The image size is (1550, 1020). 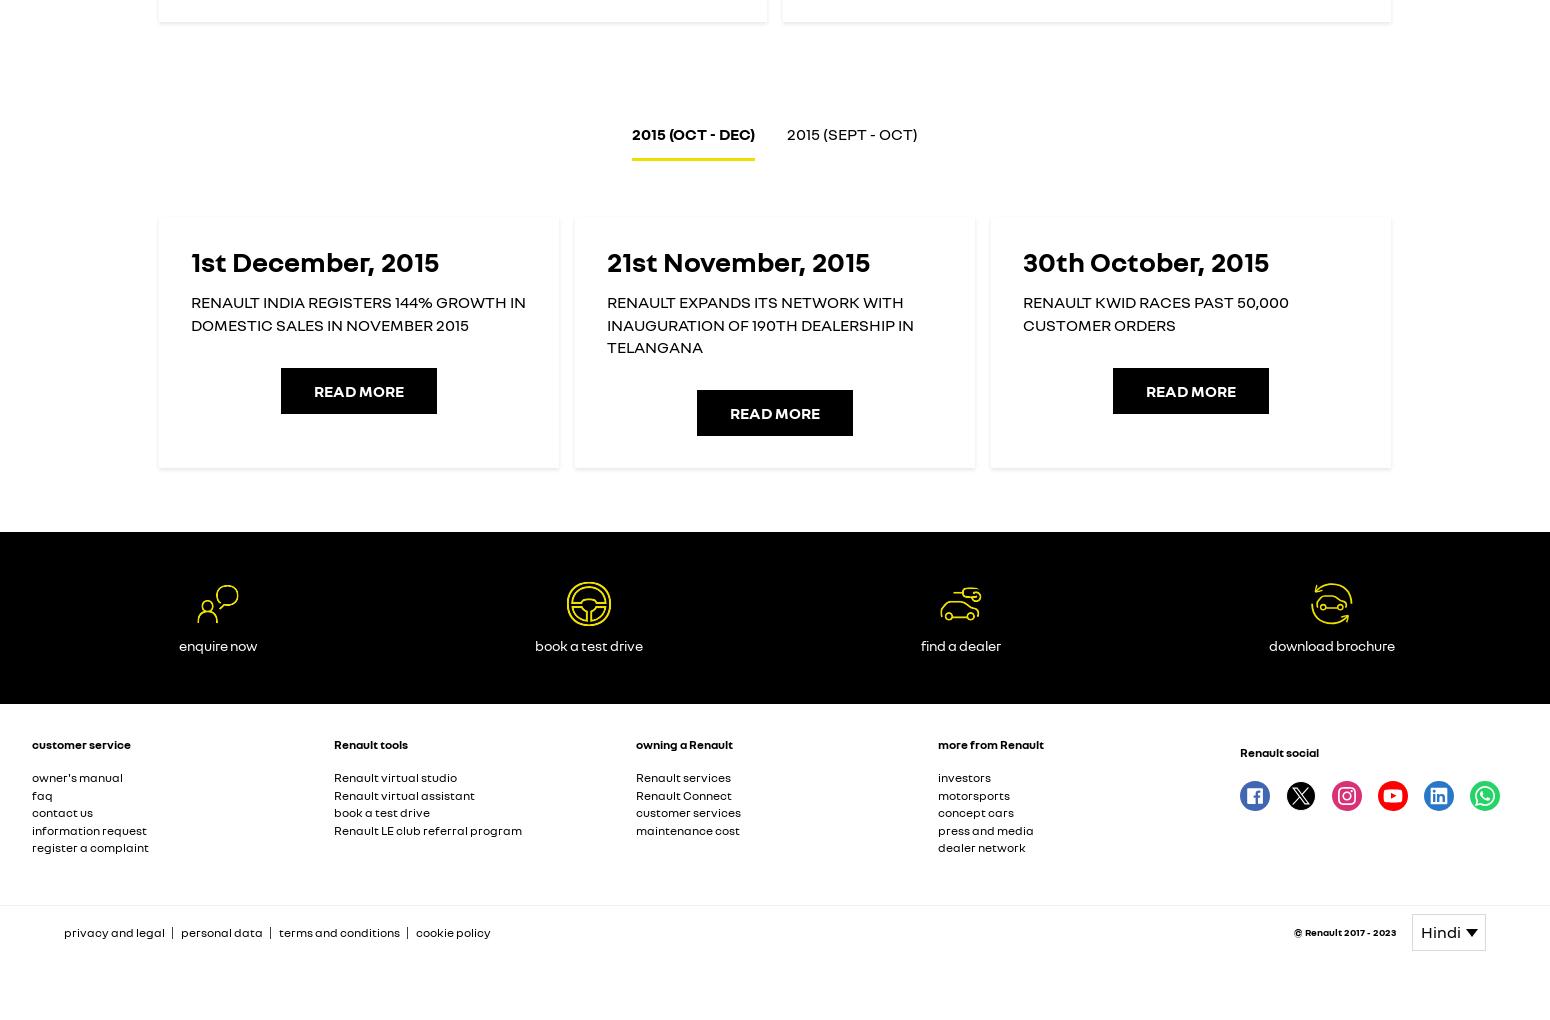 What do you see at coordinates (357, 313) in the screenshot?
I see `'RENAULT INDIA REGISTERS 144% GROWTH IN DOMESTIC SALES IN NOVEMBER 2015'` at bounding box center [357, 313].